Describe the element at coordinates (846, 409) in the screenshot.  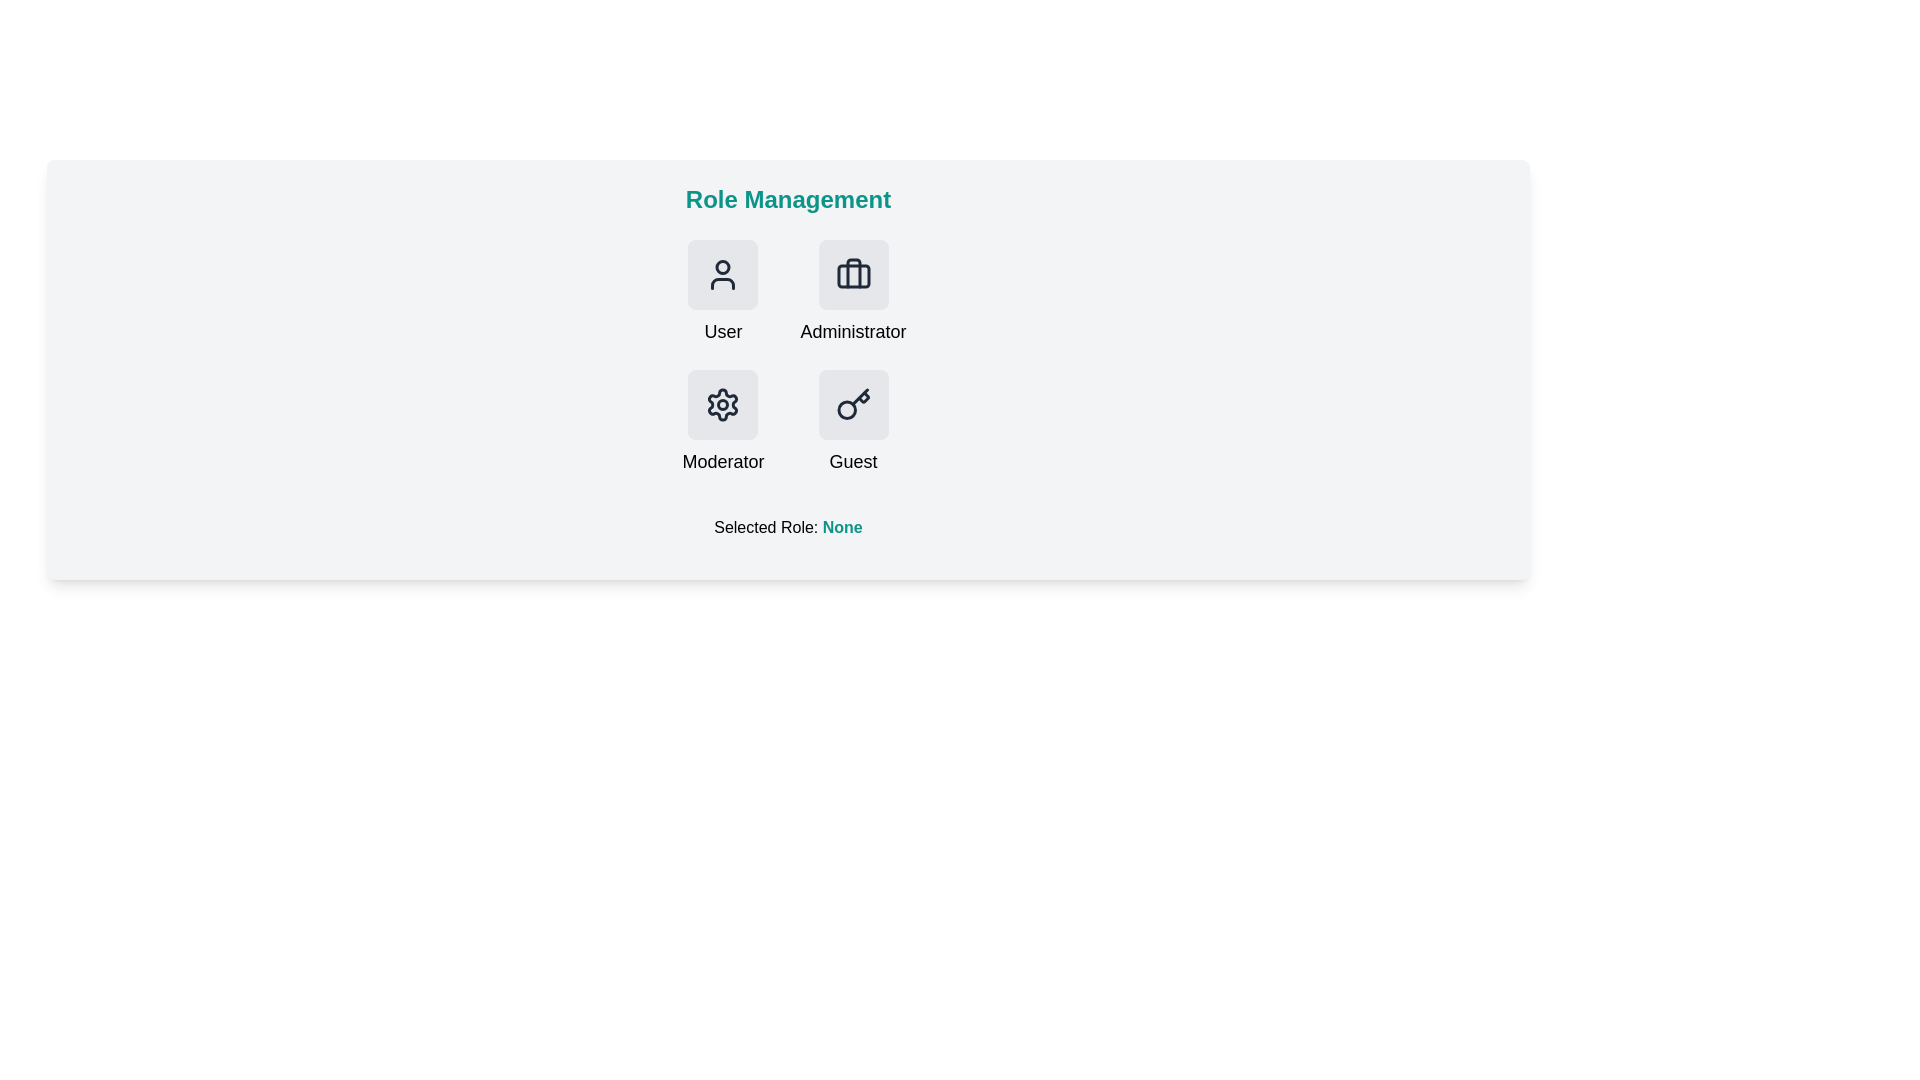
I see `the circular graphic element within the key icon, located in the bottom section of the 'Guest' role option in the Role Management interface` at that location.